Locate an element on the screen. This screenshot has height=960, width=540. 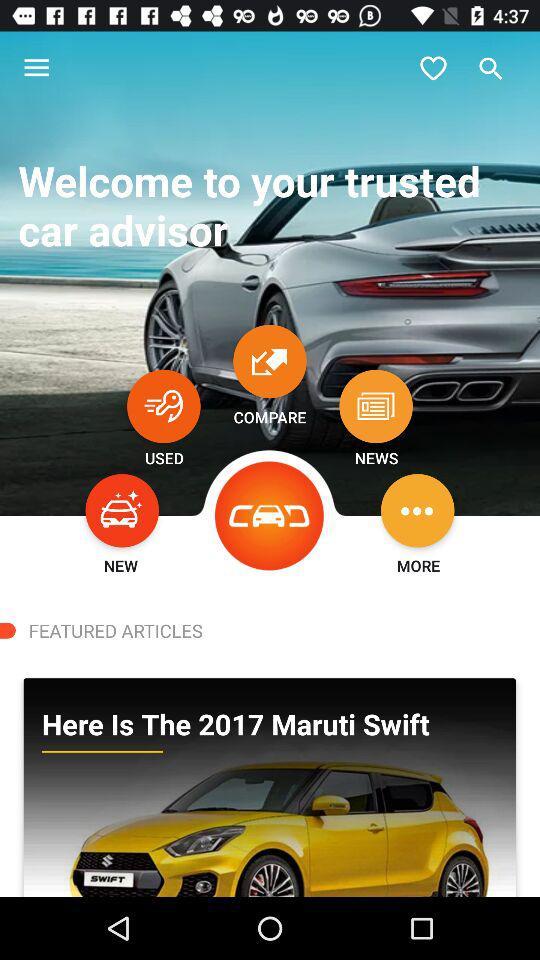
go back is located at coordinates (270, 515).